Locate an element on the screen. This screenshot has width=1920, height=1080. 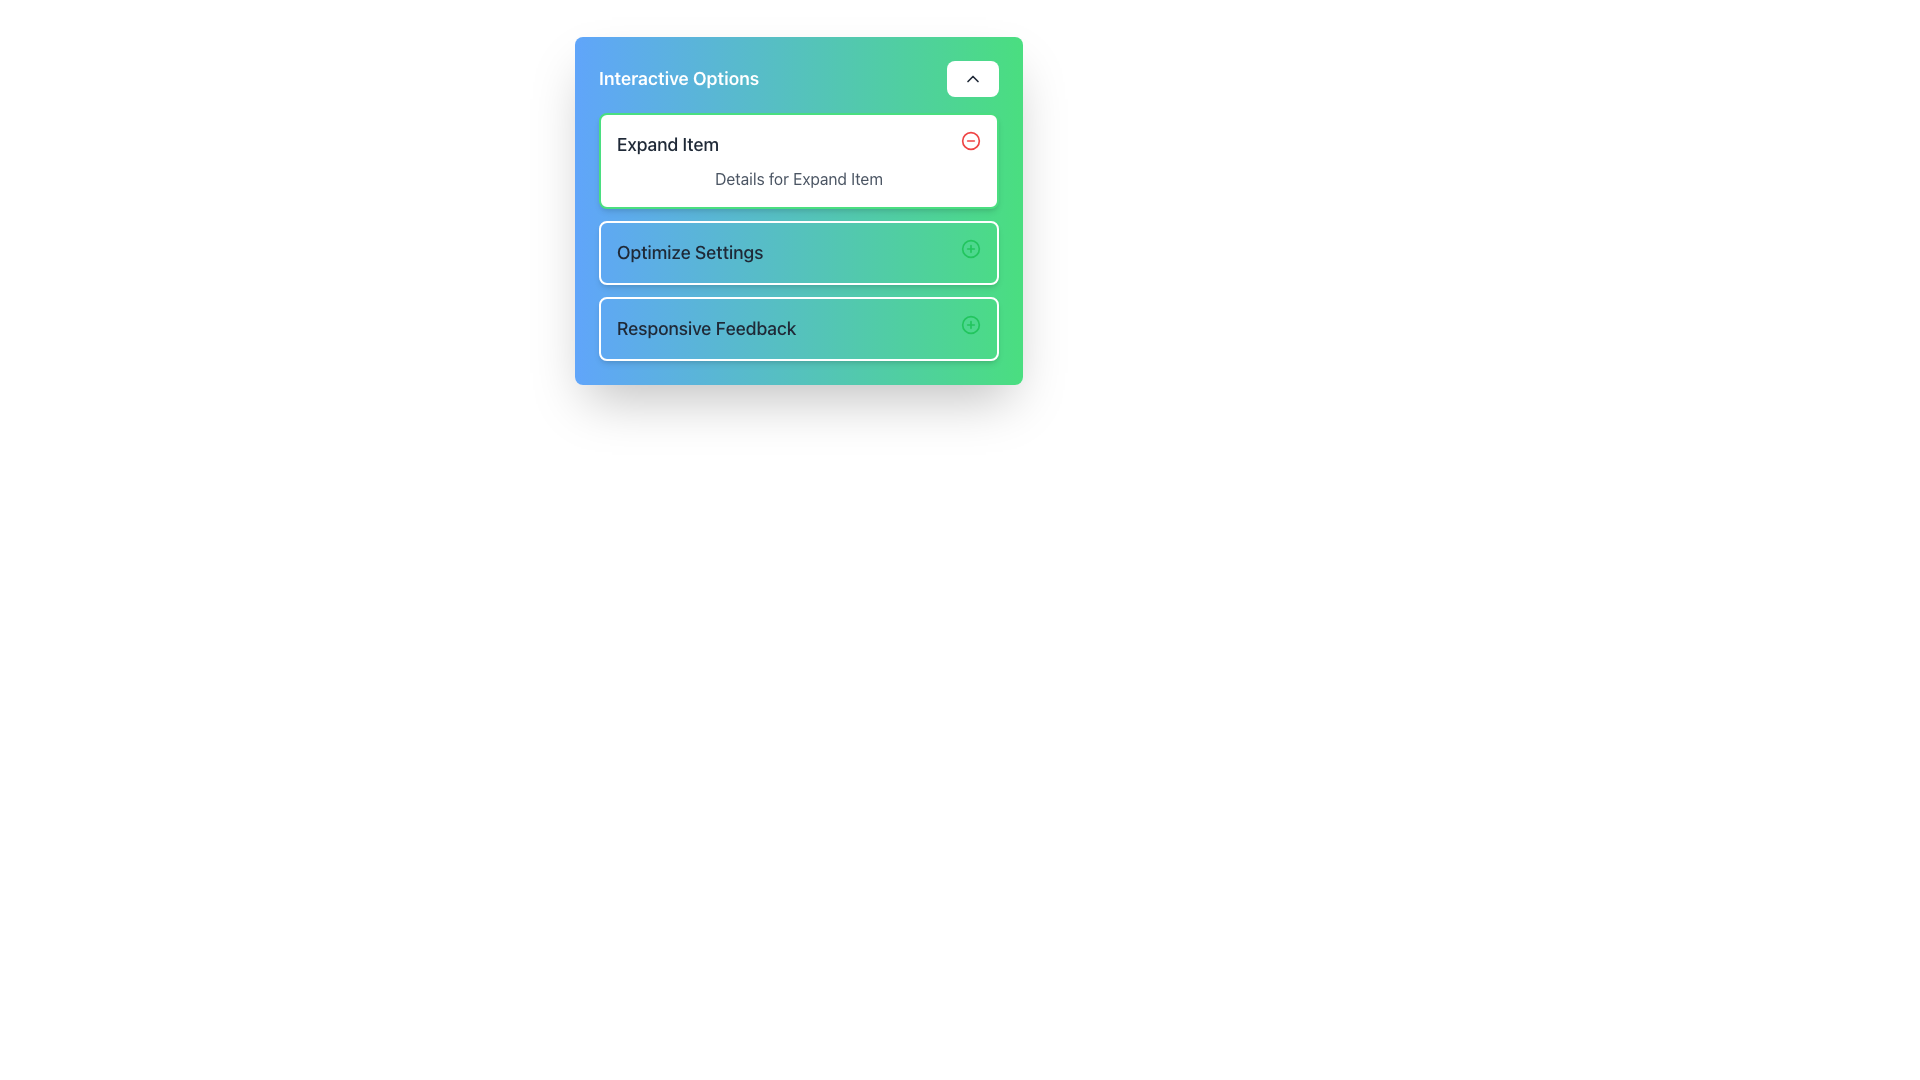
the static text element labeled 'Optimize Settings', which is located in the second group of a vertically stacked list of options, positioned beneath the 'Expand Item' group and above the 'Responsive Feedback' group is located at coordinates (690, 252).